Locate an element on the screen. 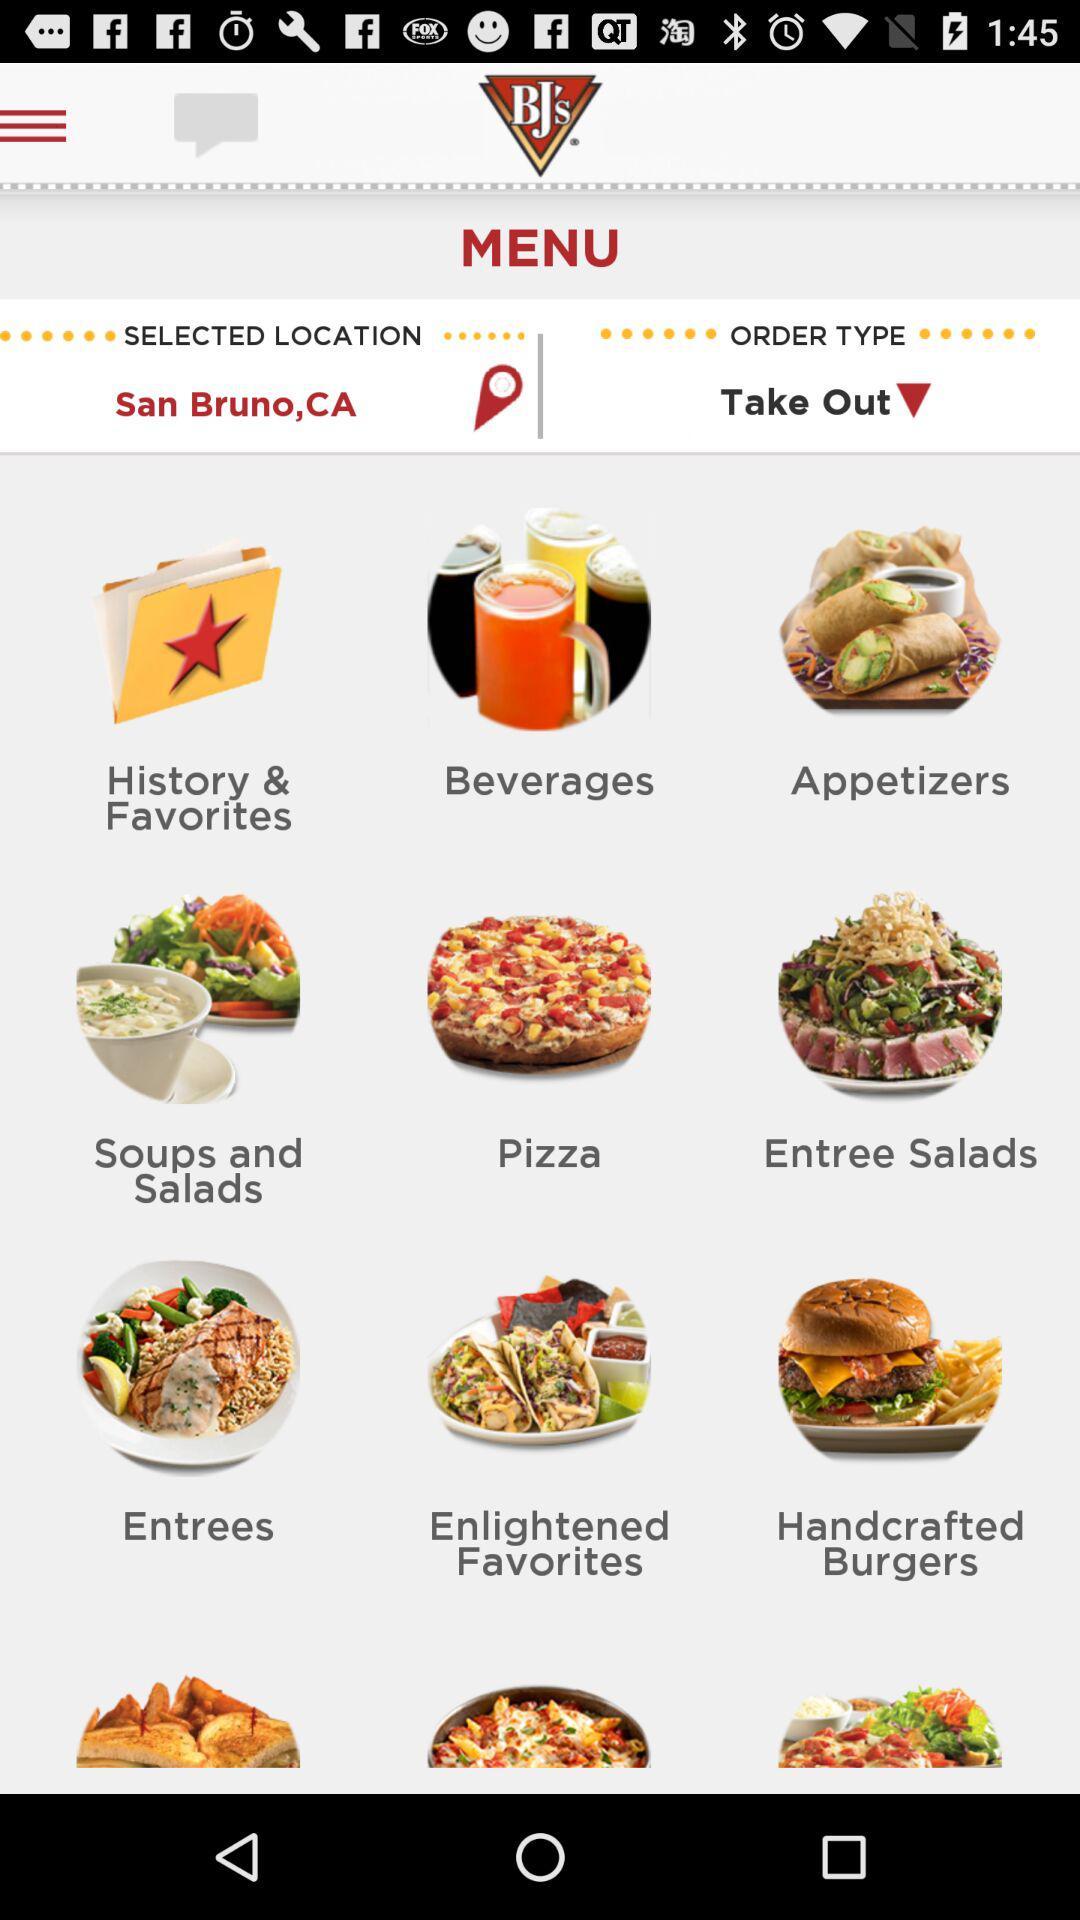 The image size is (1080, 1920). message chat button is located at coordinates (218, 124).